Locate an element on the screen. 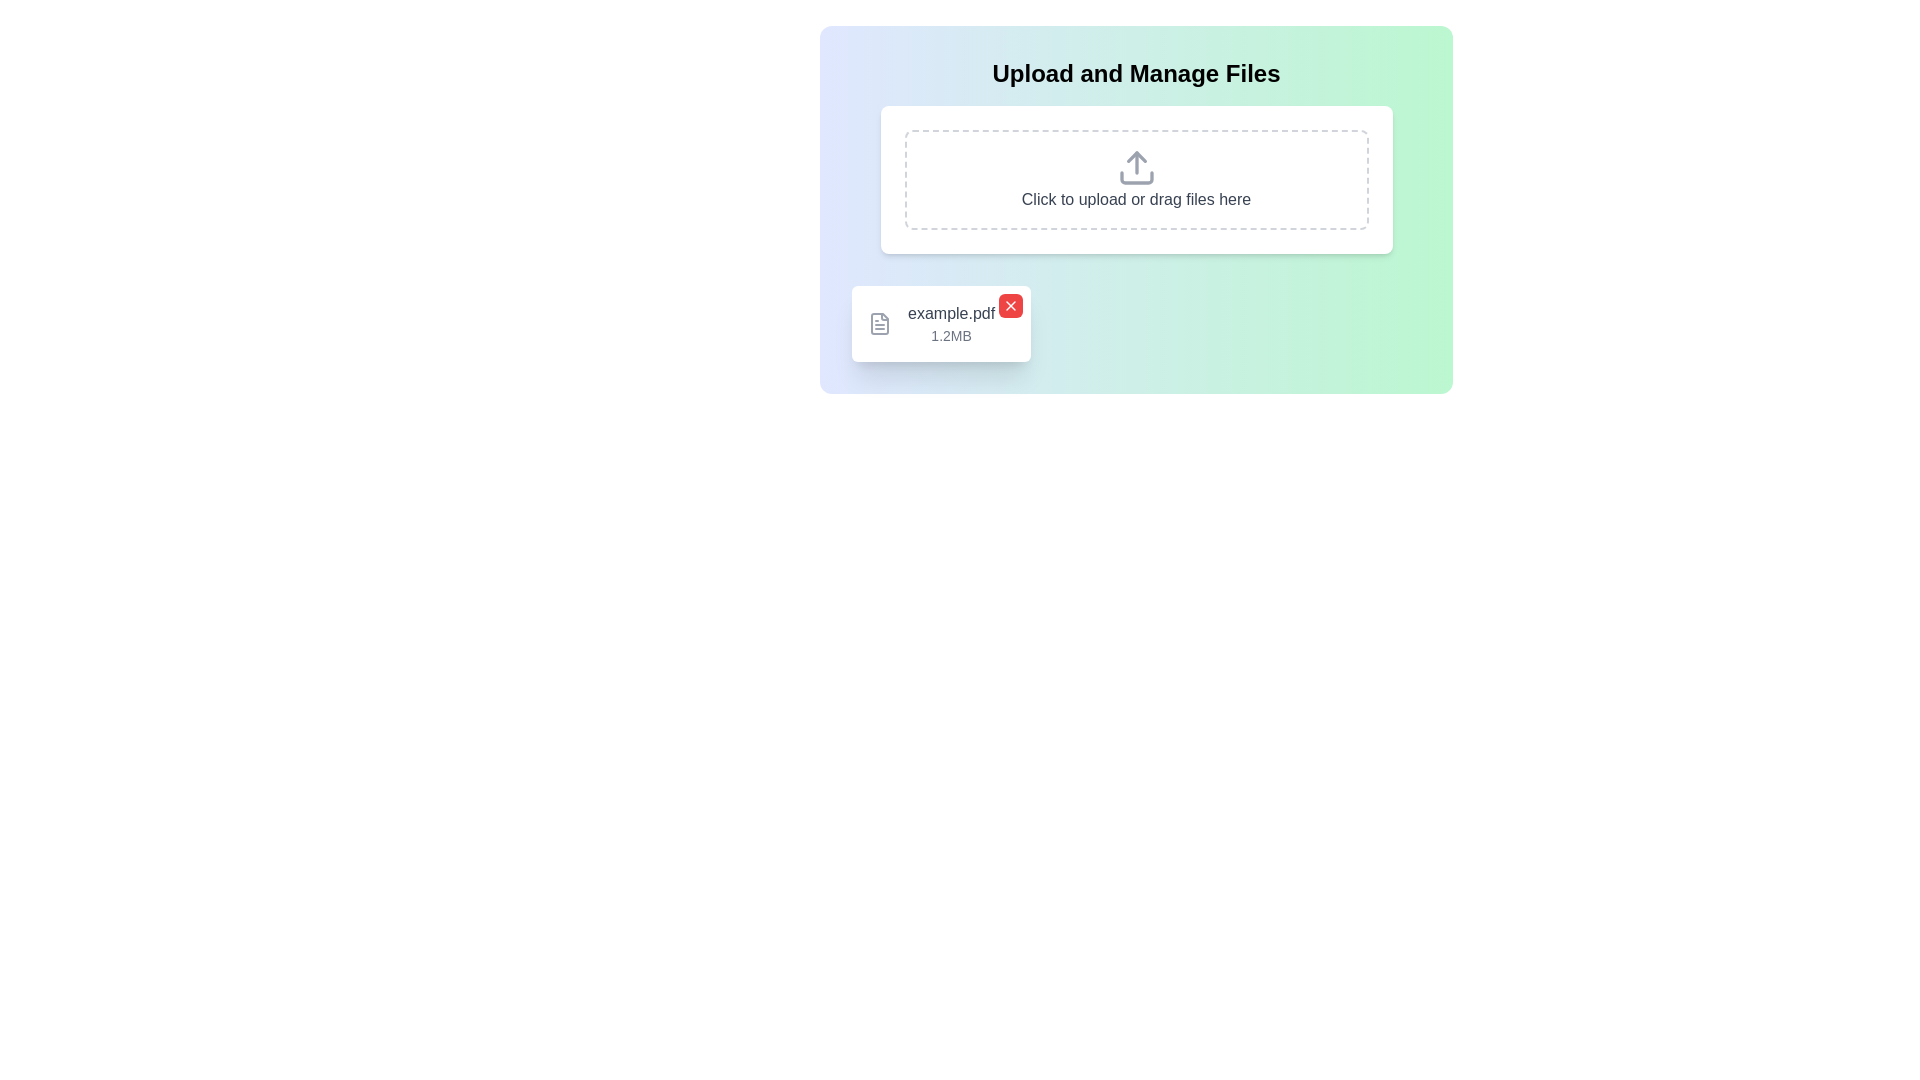  the upward-pointing arrow icon representing an upload action, located at the center of the drop zone area above the text 'Click to upload or drag files here' is located at coordinates (1136, 167).